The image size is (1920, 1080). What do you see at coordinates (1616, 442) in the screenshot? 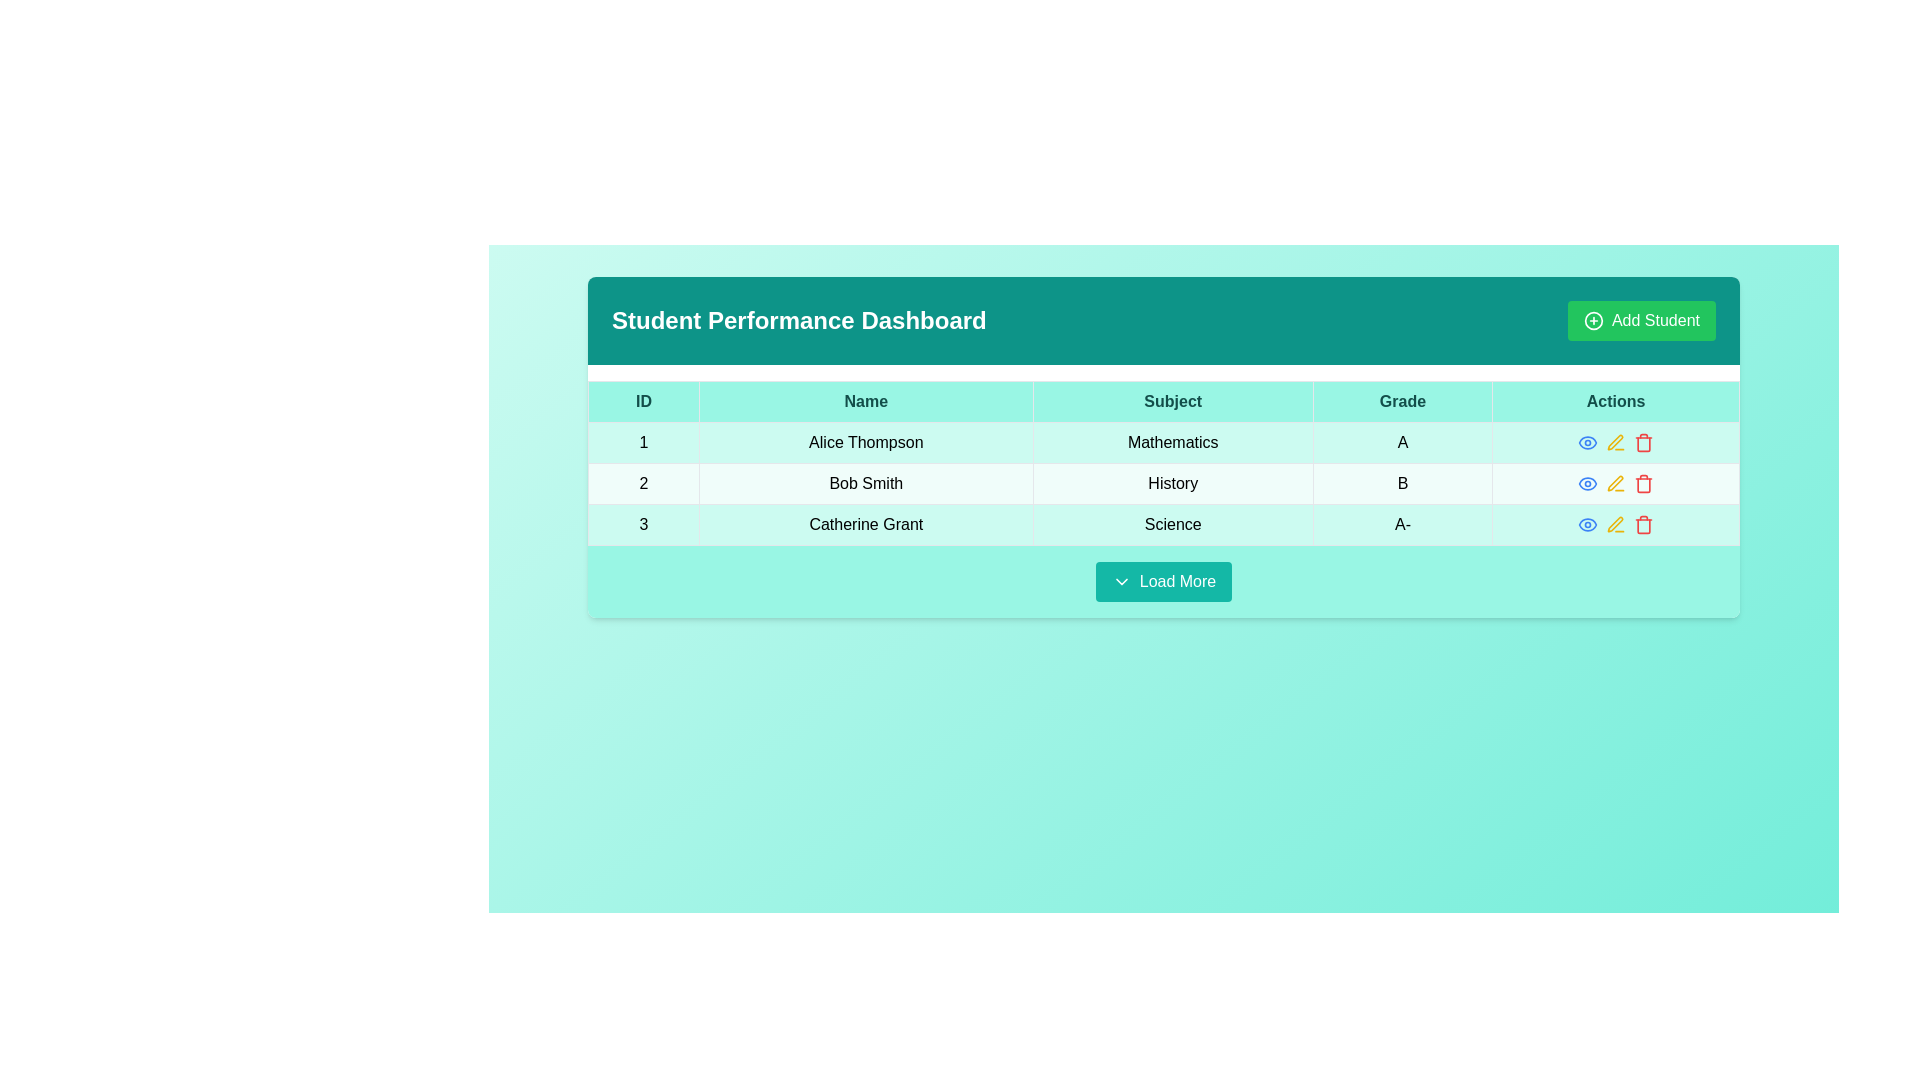
I see `the pencil icon button in the 'Actions' column of the first row of the table` at bounding box center [1616, 442].